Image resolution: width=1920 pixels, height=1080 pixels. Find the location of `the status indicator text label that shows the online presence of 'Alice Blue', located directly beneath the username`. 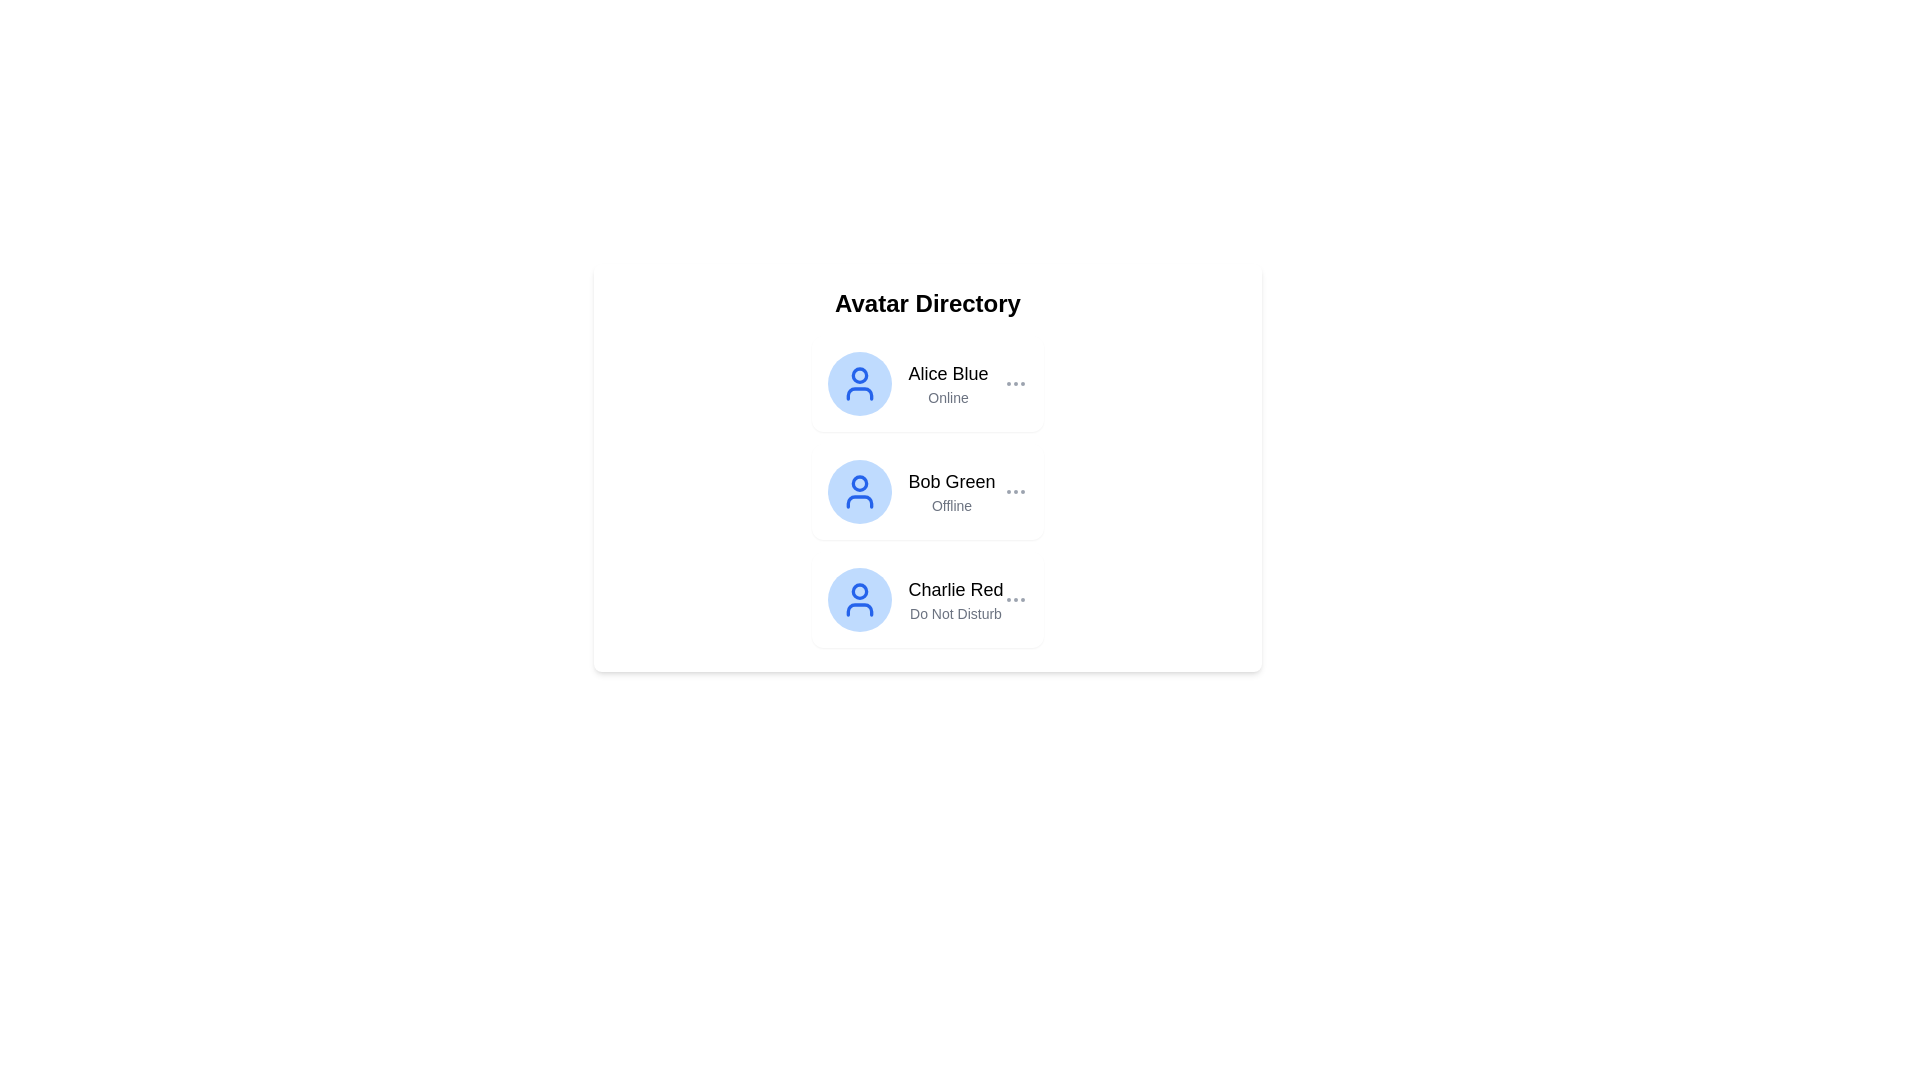

the status indicator text label that shows the online presence of 'Alice Blue', located directly beneath the username is located at coordinates (947, 397).